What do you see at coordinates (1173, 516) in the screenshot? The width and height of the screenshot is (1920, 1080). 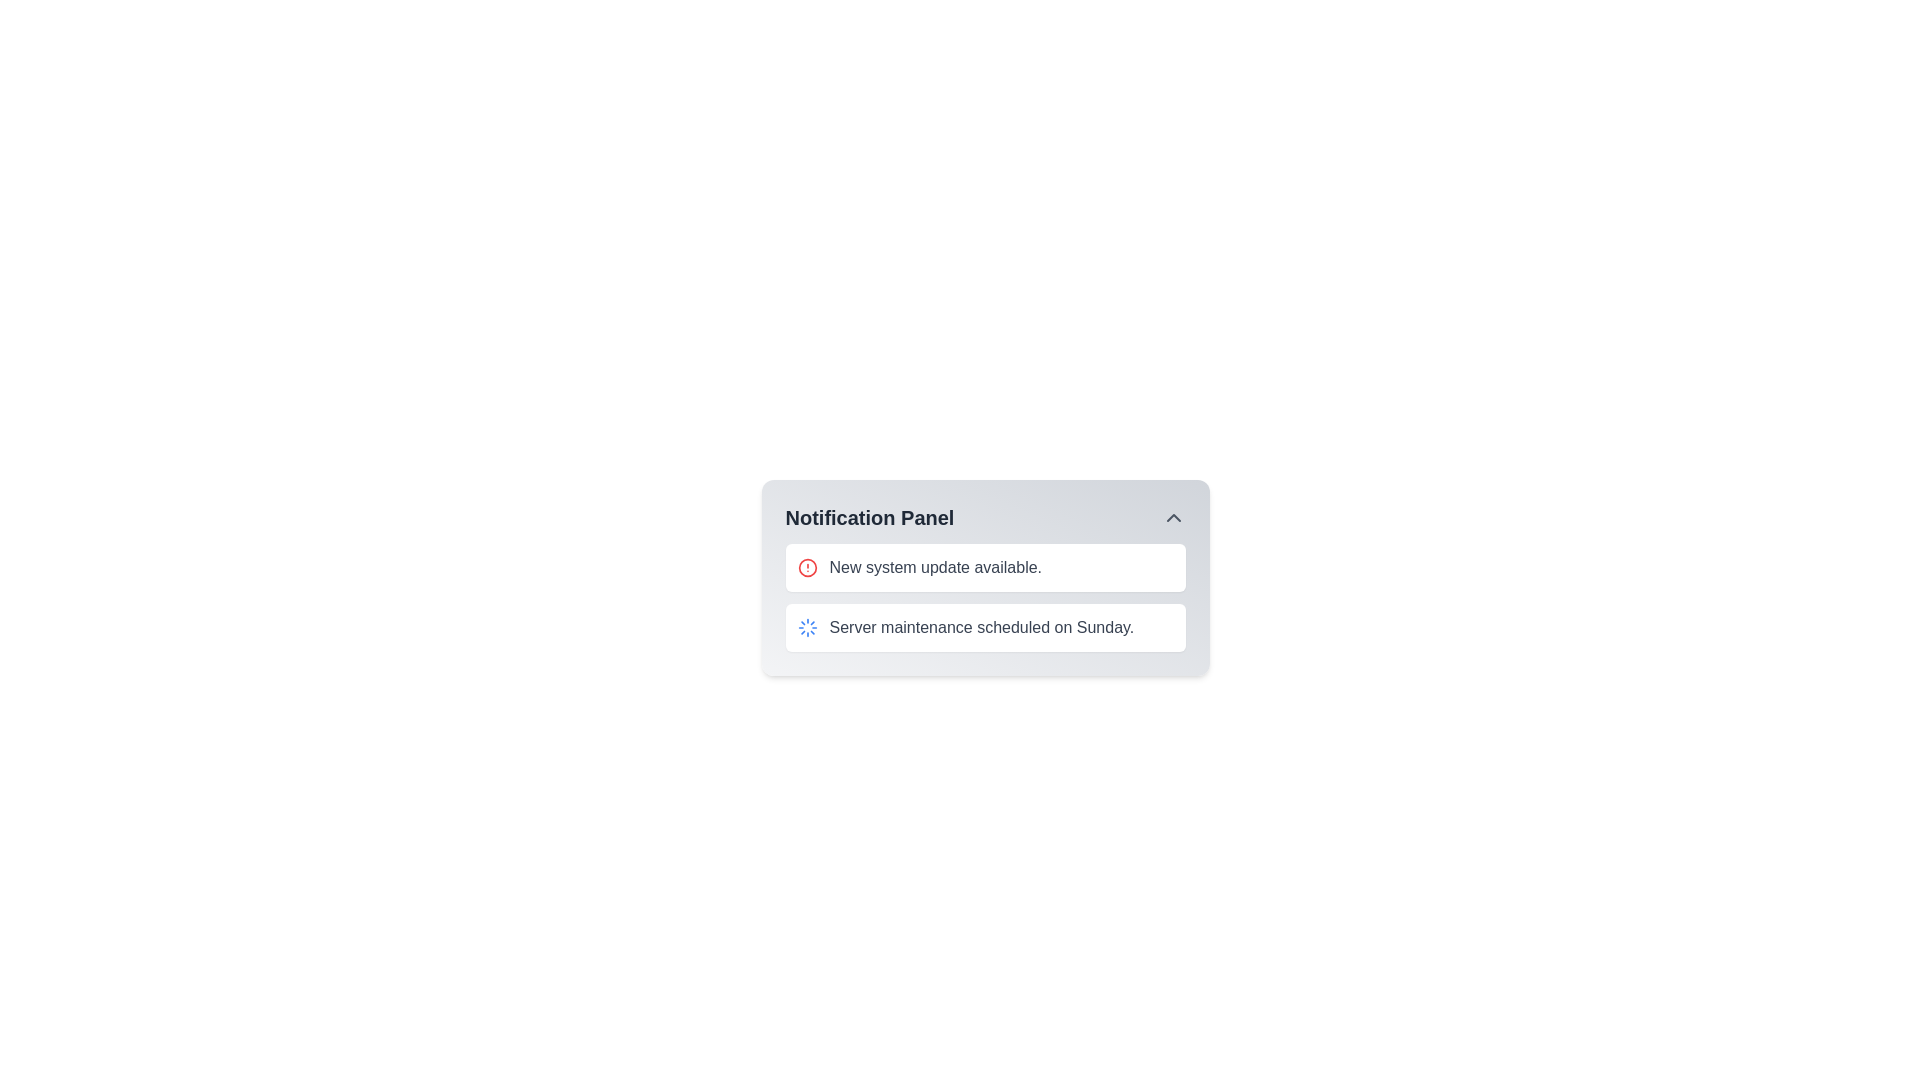 I see `the upward-pointing chevron button in the top-right corner of the 'Notification Panel'` at bounding box center [1173, 516].